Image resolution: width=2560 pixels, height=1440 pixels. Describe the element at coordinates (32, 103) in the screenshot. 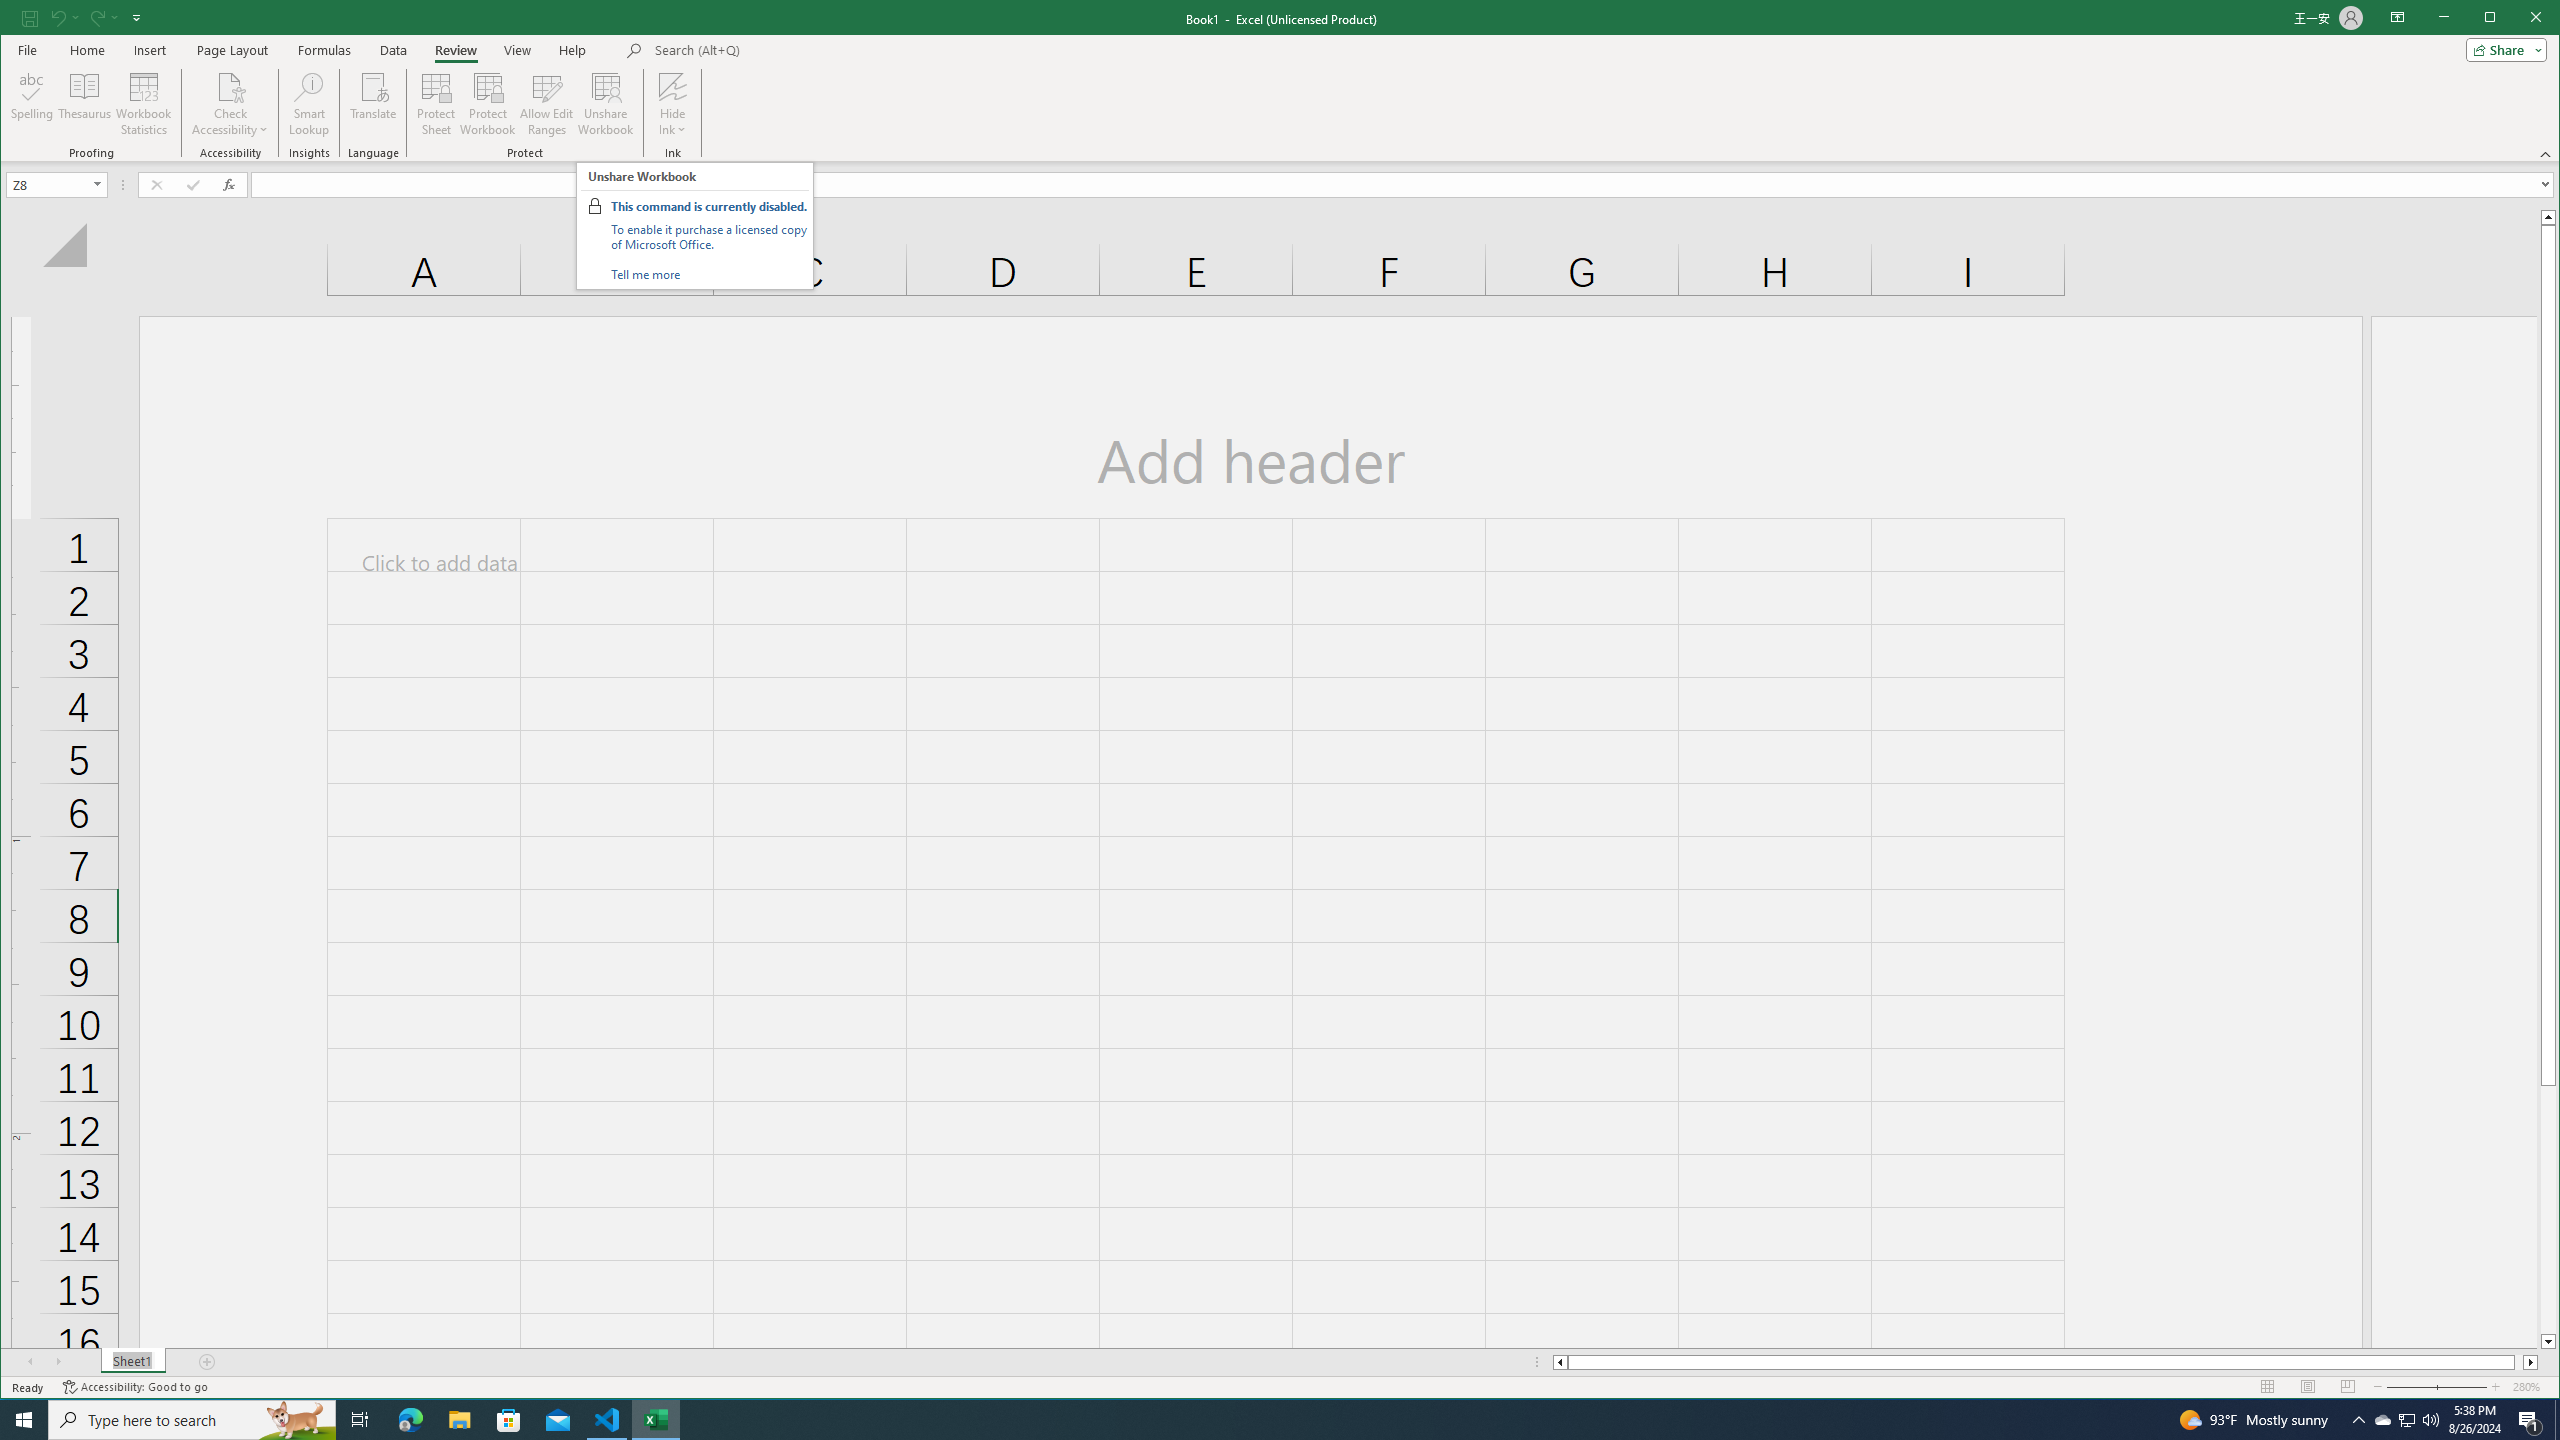

I see `'Spelling...'` at that location.